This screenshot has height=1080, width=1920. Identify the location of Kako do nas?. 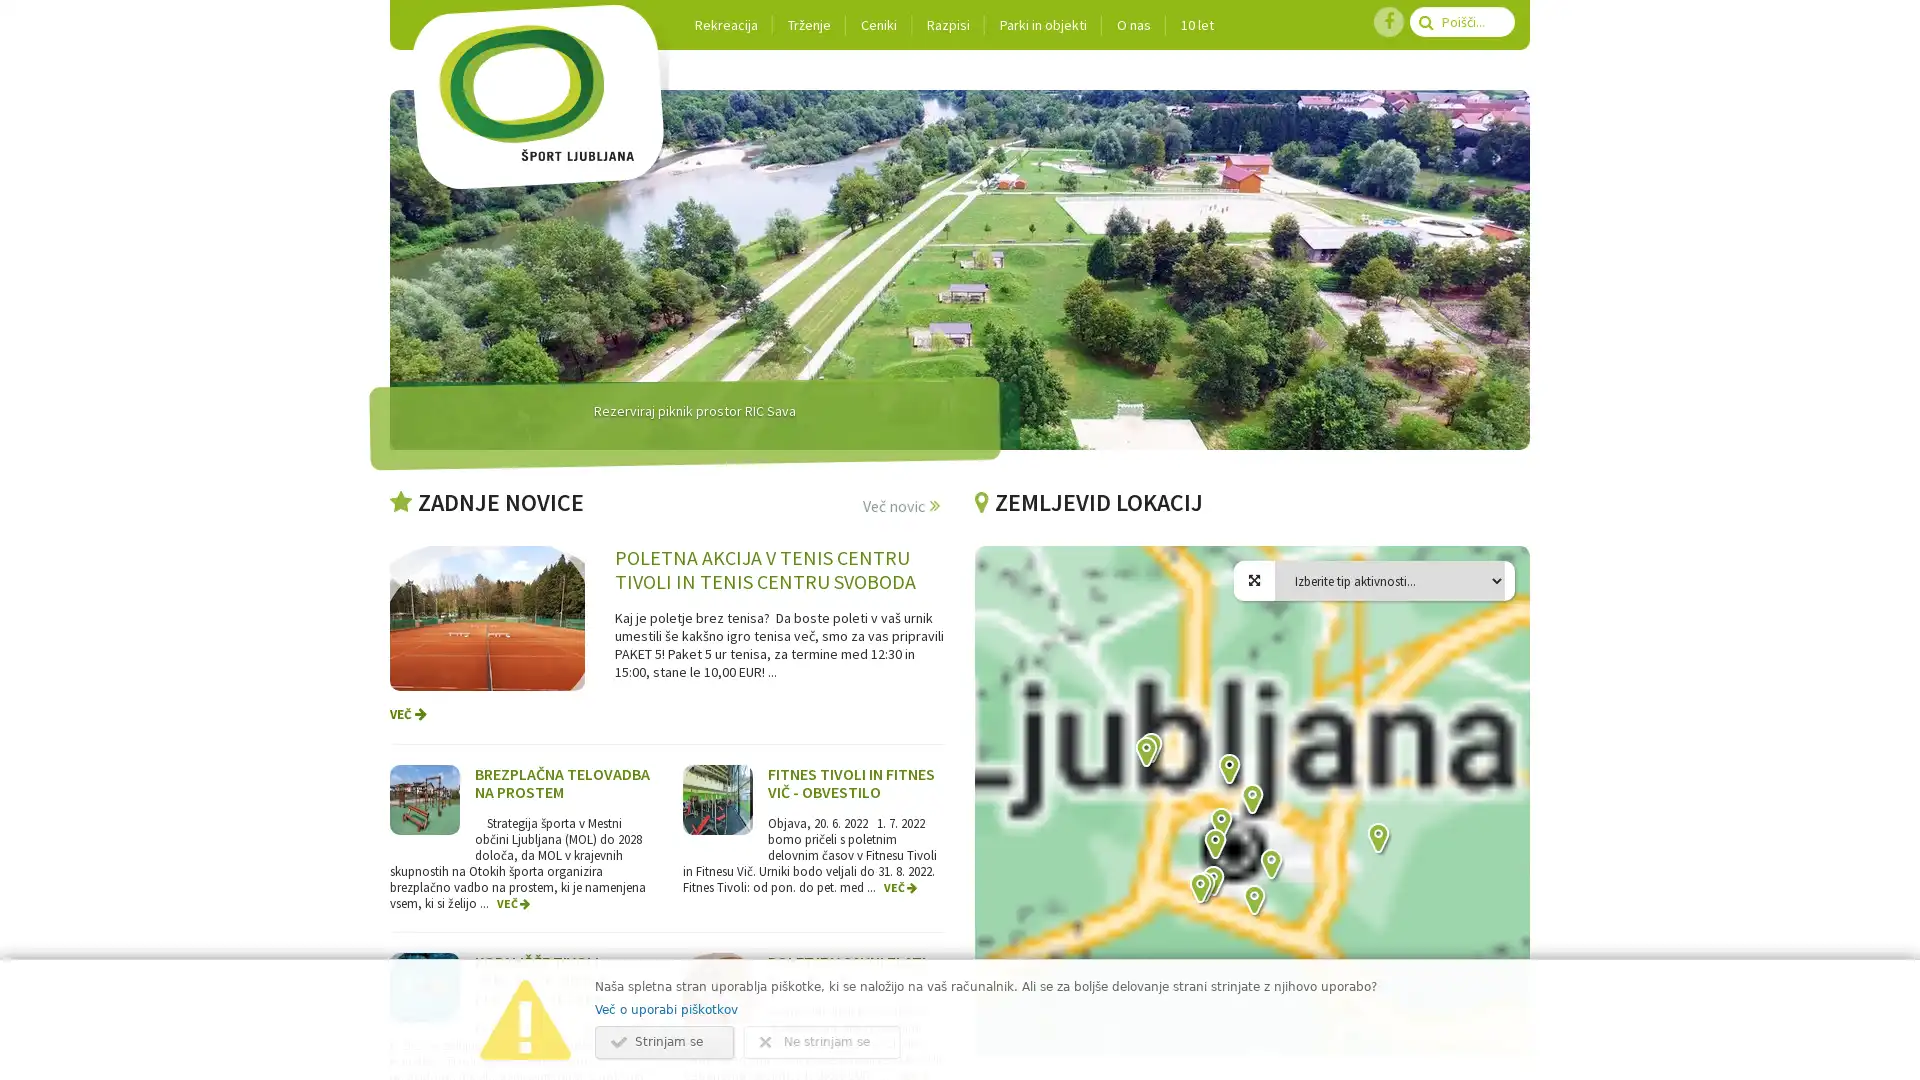
(1252, 902).